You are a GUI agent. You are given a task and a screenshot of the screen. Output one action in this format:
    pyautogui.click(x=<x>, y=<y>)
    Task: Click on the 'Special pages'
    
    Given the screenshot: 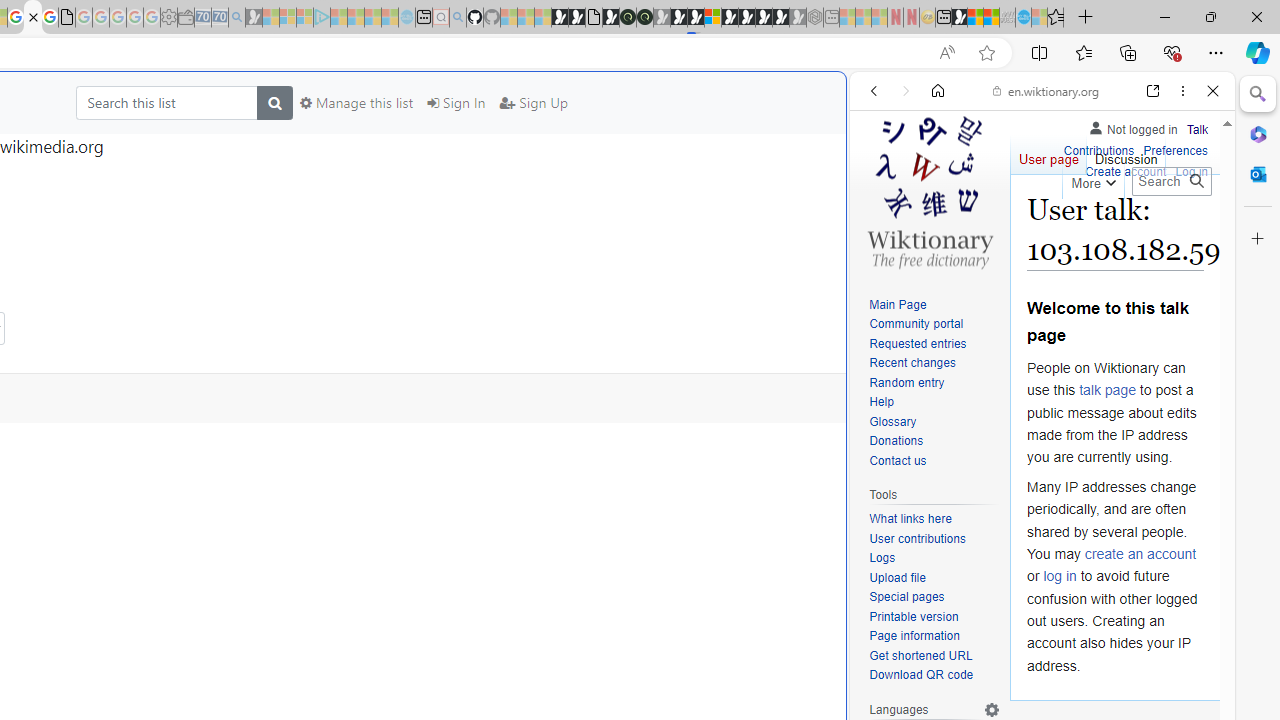 What is the action you would take?
    pyautogui.click(x=905, y=596)
    